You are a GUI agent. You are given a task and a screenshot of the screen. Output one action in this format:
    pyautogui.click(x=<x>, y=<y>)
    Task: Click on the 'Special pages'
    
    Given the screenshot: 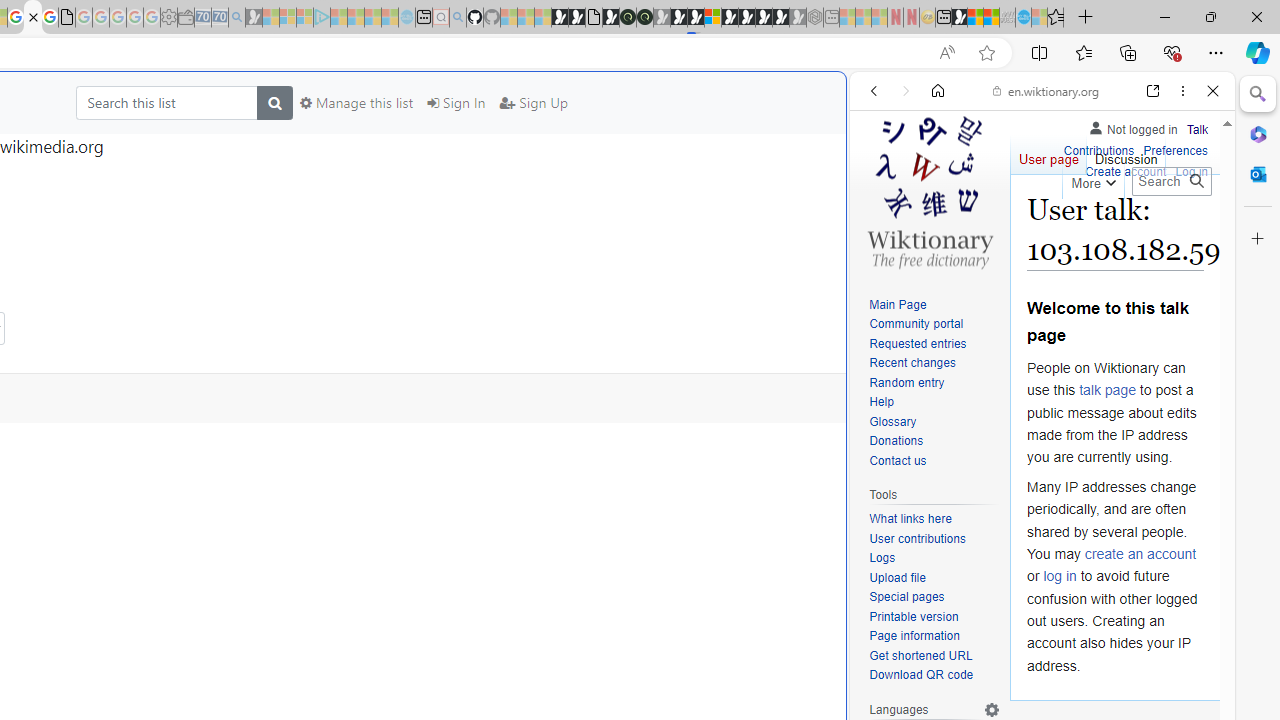 What is the action you would take?
    pyautogui.click(x=905, y=596)
    